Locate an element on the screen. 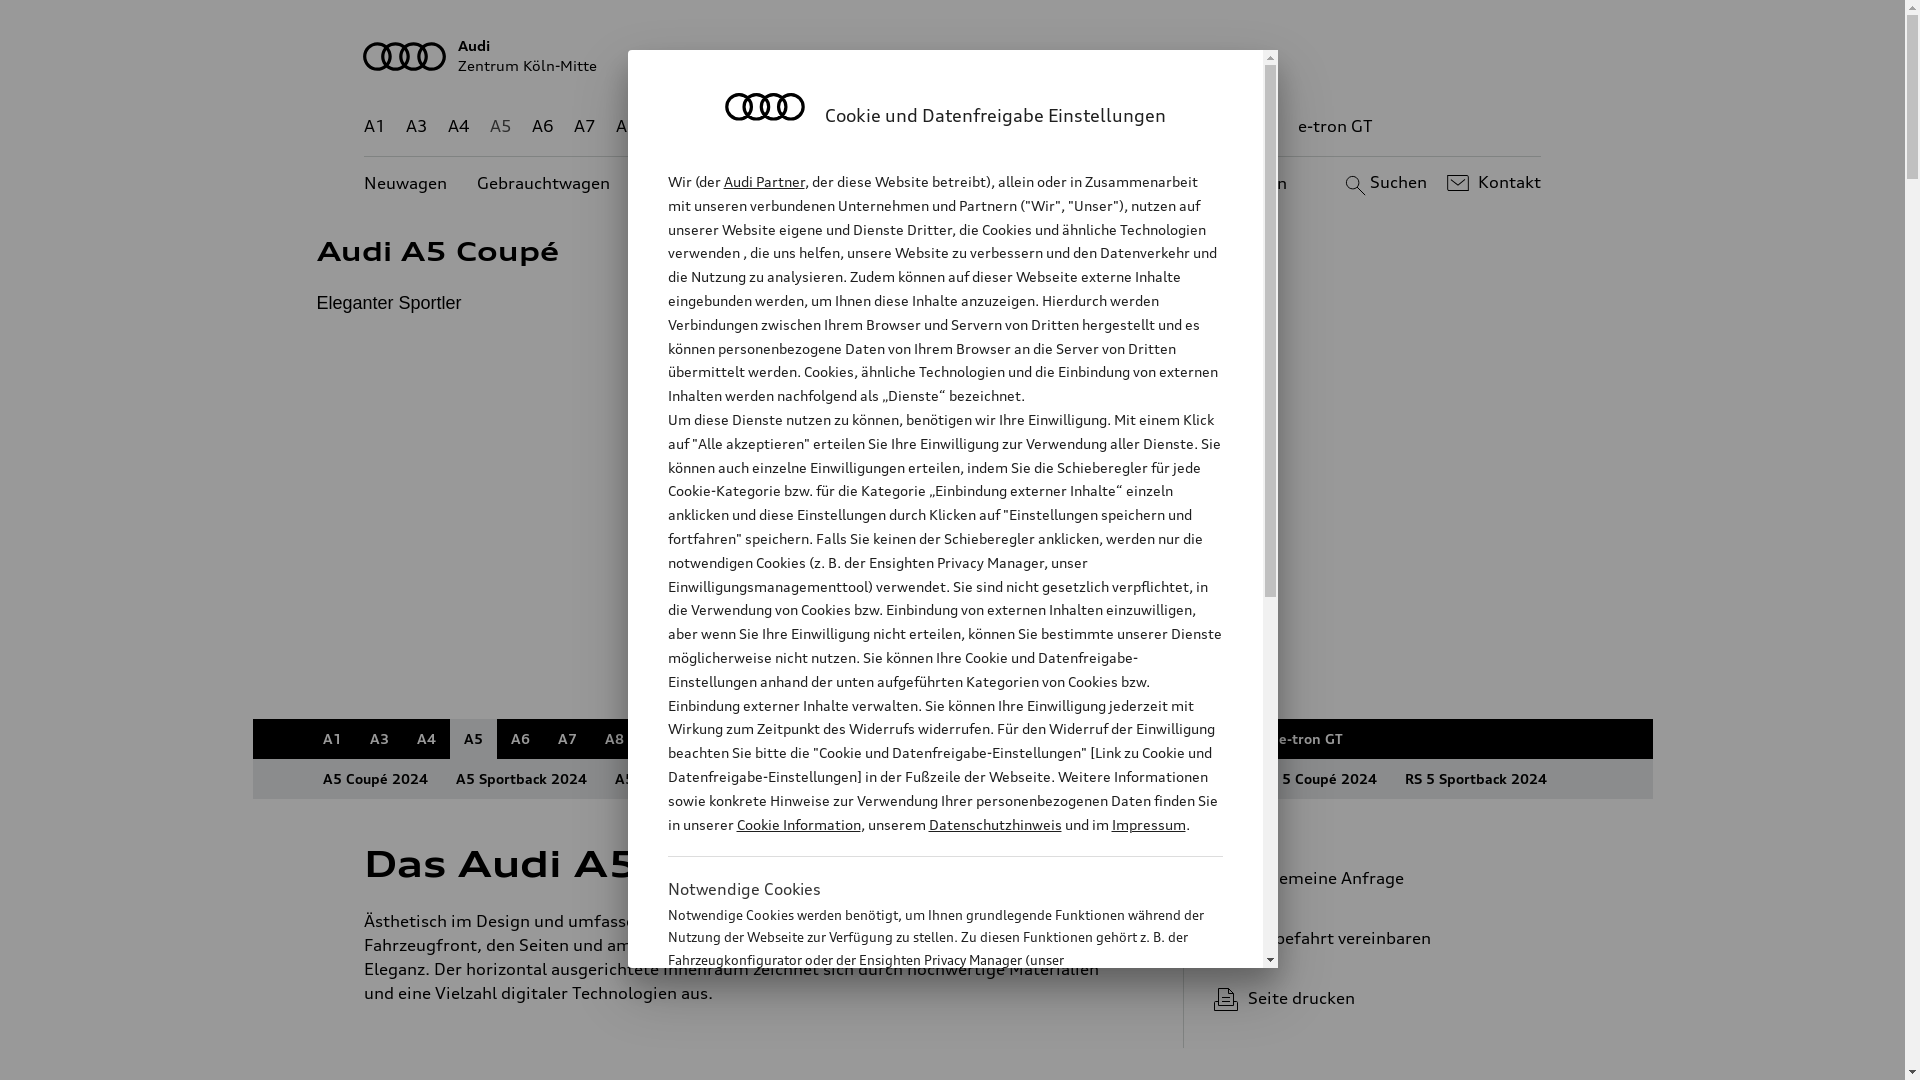 The width and height of the screenshot is (1920, 1080). 'A1' is located at coordinates (374, 126).